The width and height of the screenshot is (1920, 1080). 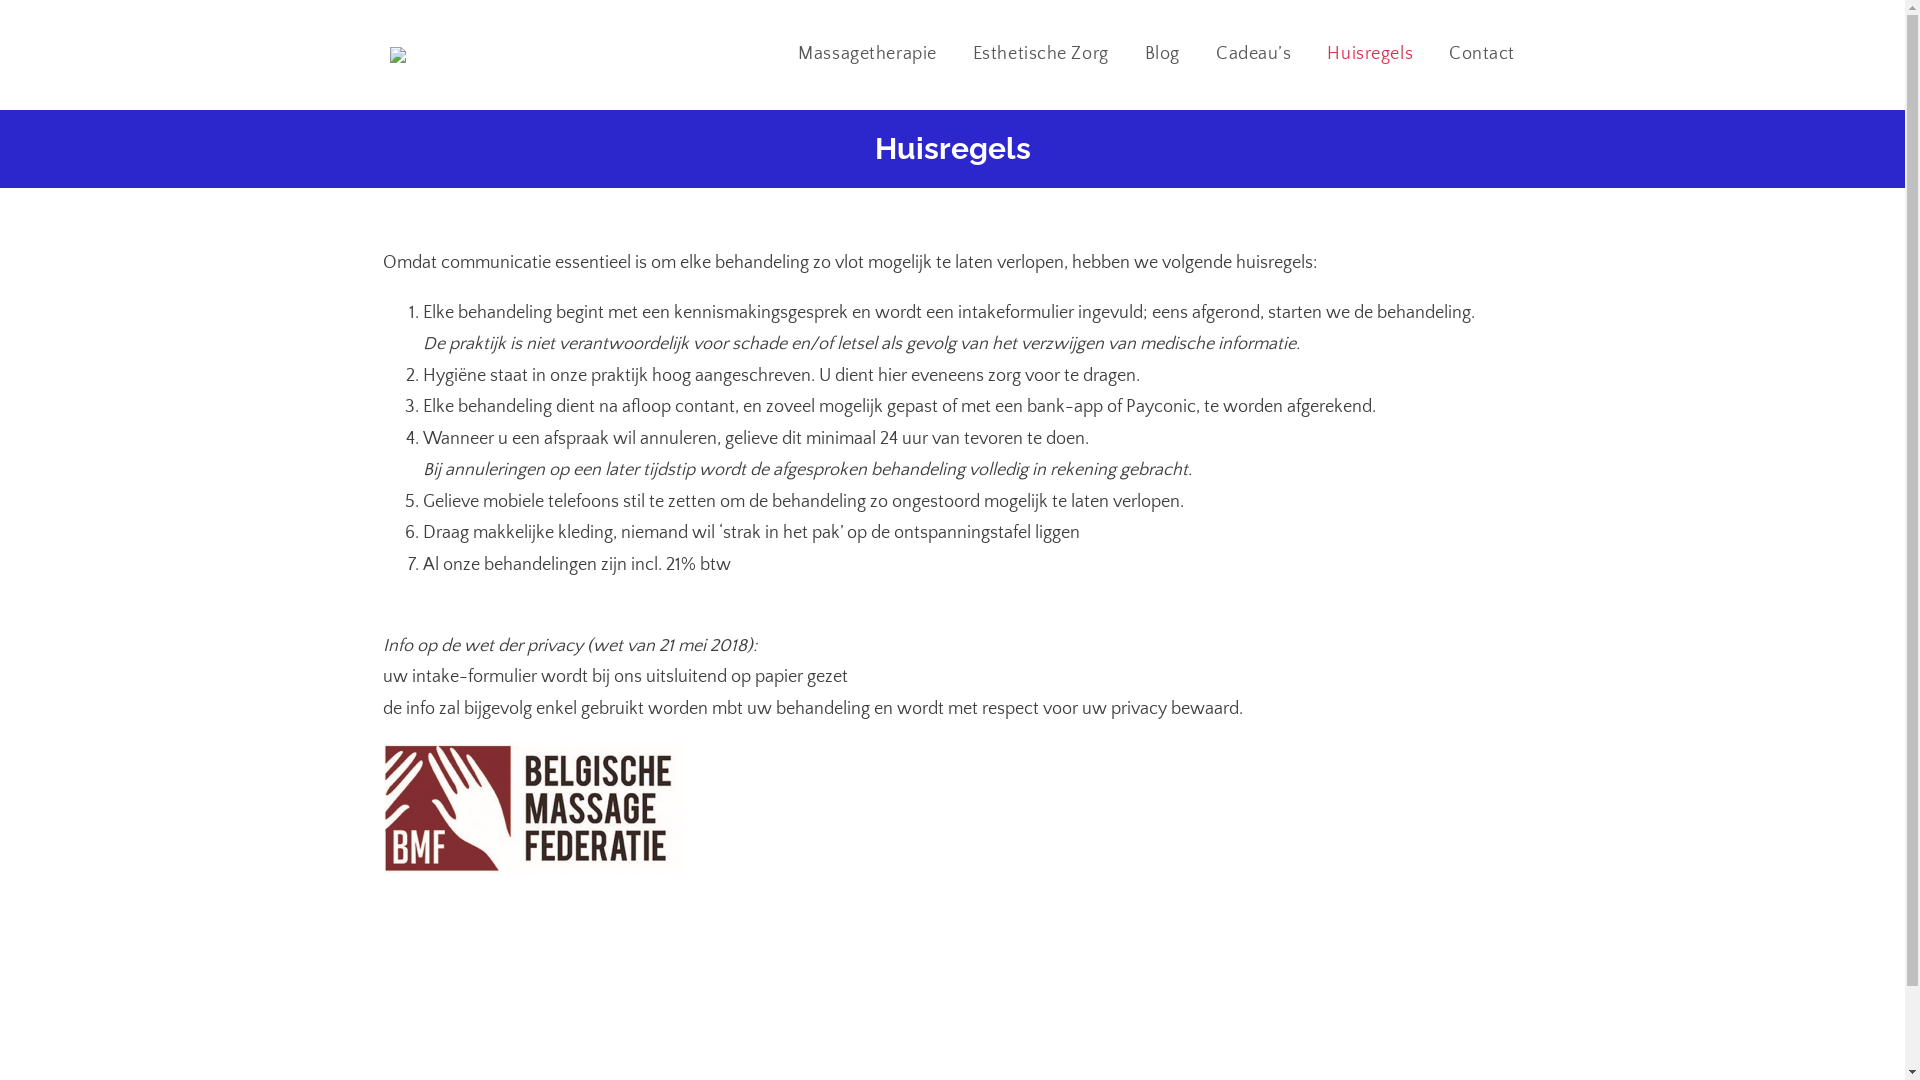 What do you see at coordinates (1162, 53) in the screenshot?
I see `'Blog'` at bounding box center [1162, 53].